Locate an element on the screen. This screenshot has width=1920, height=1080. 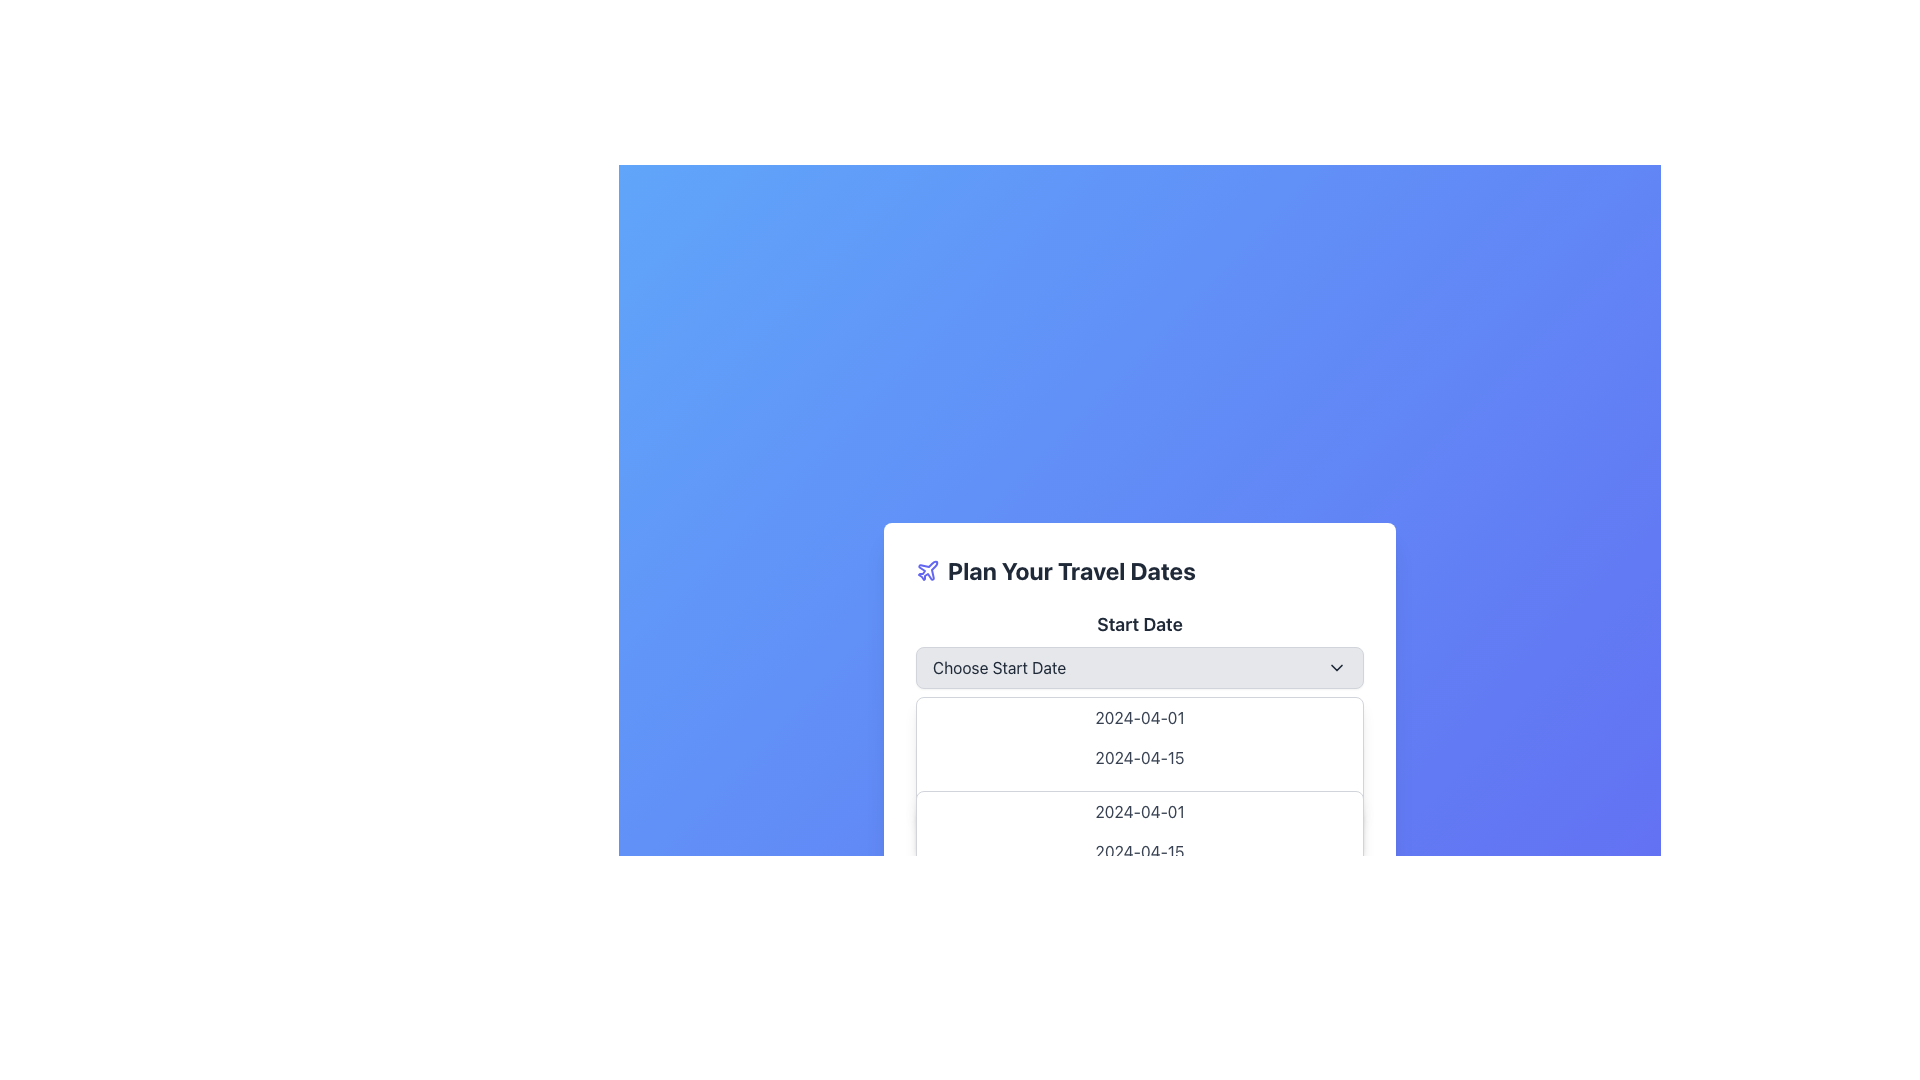
the plane-shaped icon with a stylized design located near the top-left corner, adjacent to the text header 'Plan Your Travel Dates' is located at coordinates (927, 570).